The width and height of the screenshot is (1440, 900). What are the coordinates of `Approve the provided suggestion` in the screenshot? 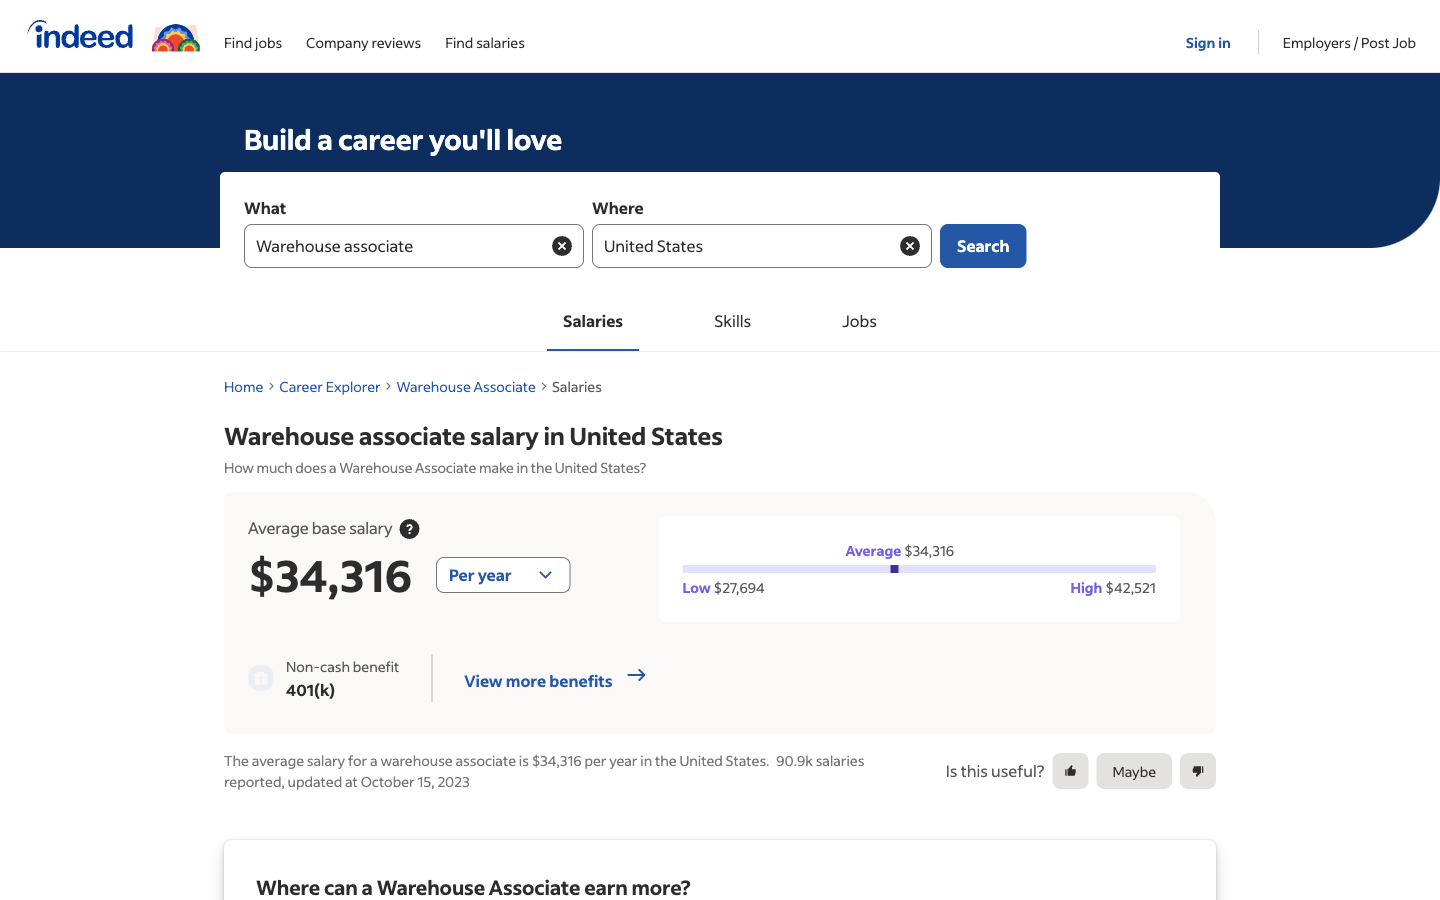 It's located at (1070, 770).